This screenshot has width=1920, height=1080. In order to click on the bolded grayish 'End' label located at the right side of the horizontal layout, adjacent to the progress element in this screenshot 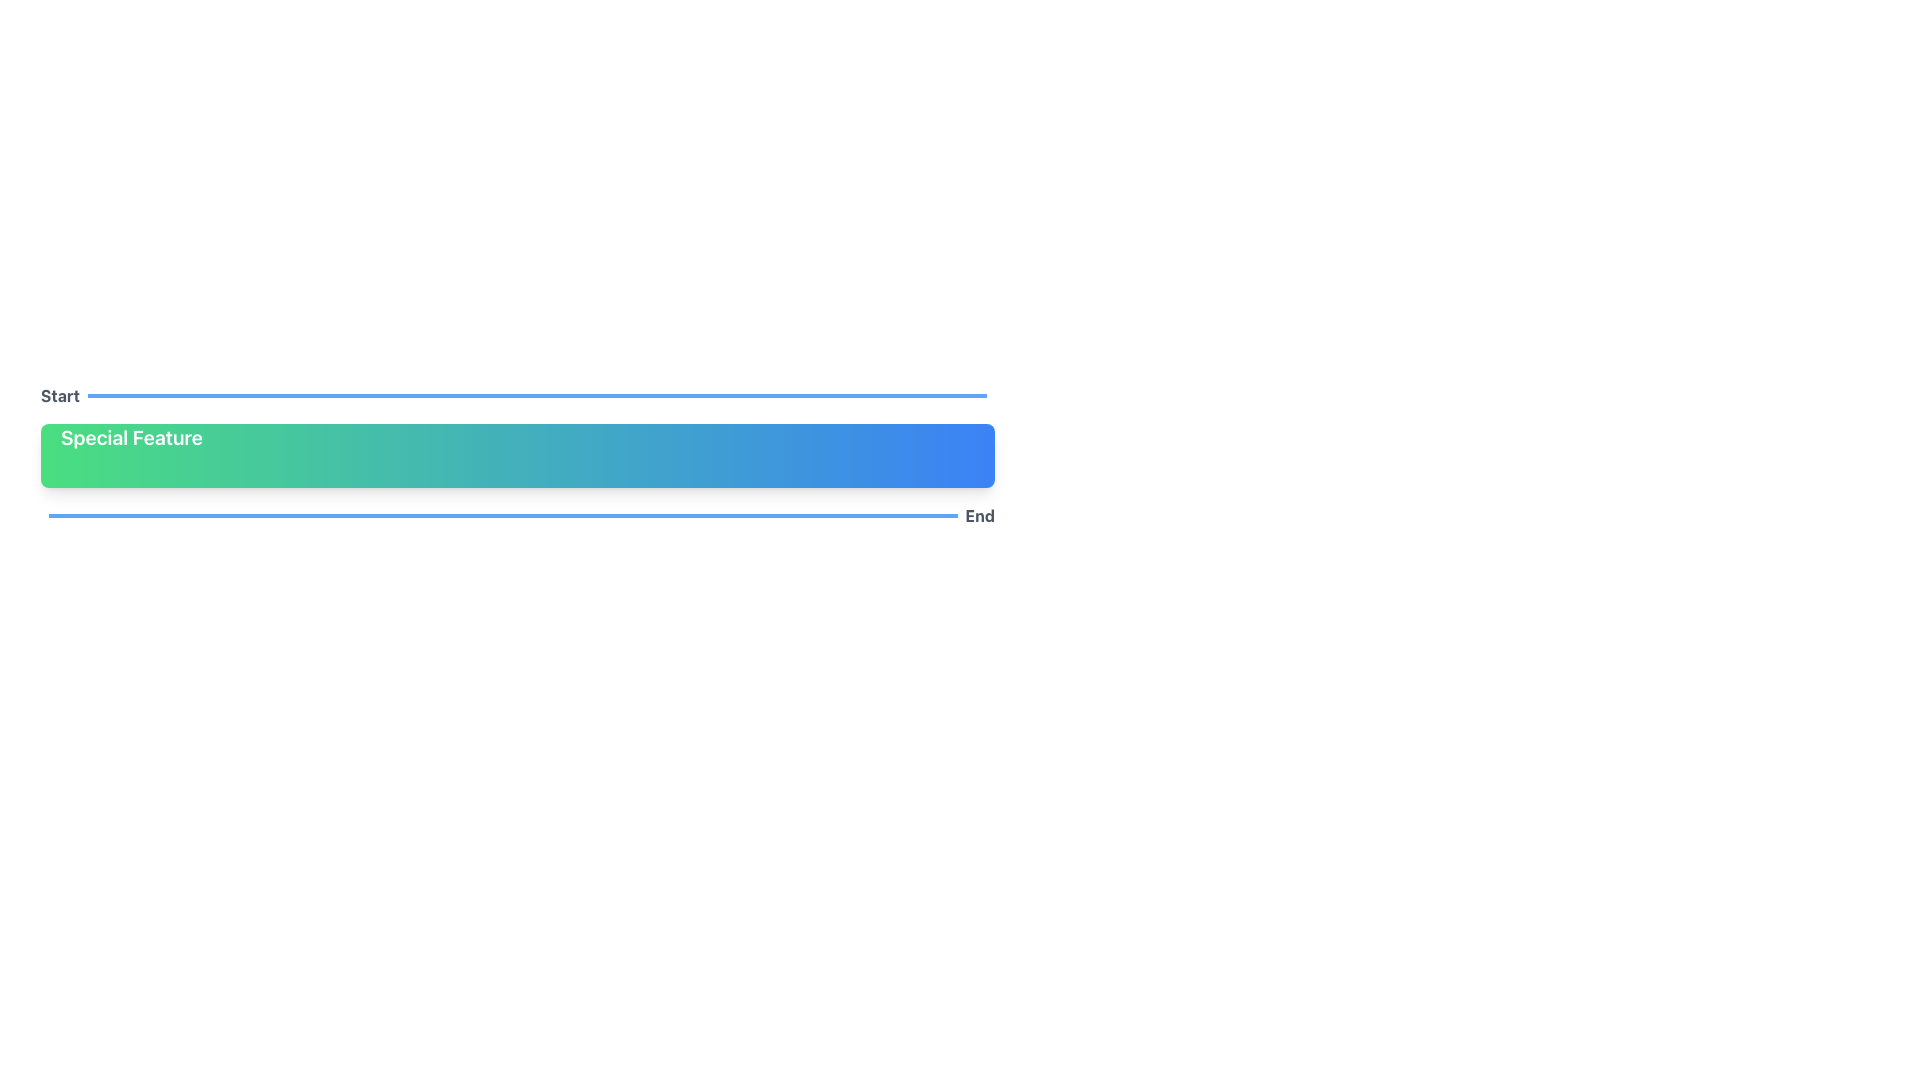, I will do `click(980, 515)`.